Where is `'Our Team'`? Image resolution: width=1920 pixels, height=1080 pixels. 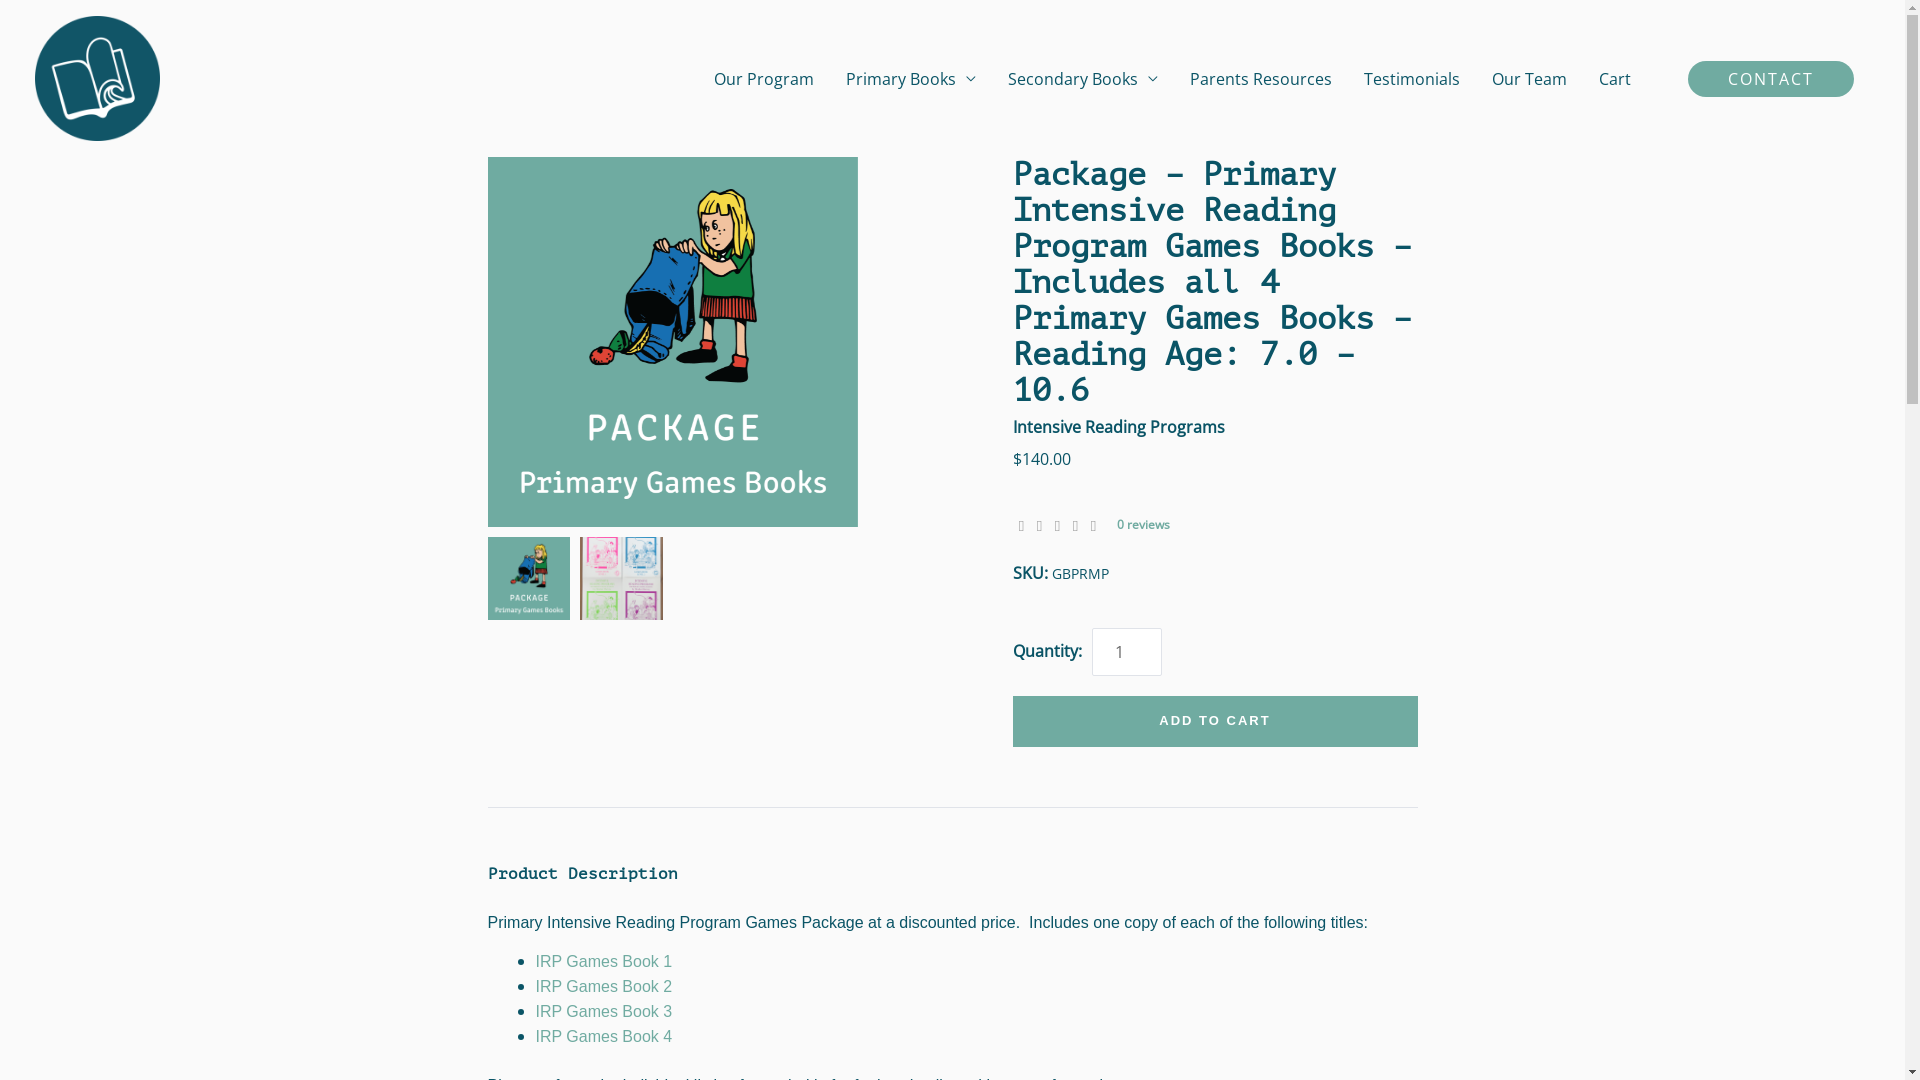
'Our Team' is located at coordinates (1528, 77).